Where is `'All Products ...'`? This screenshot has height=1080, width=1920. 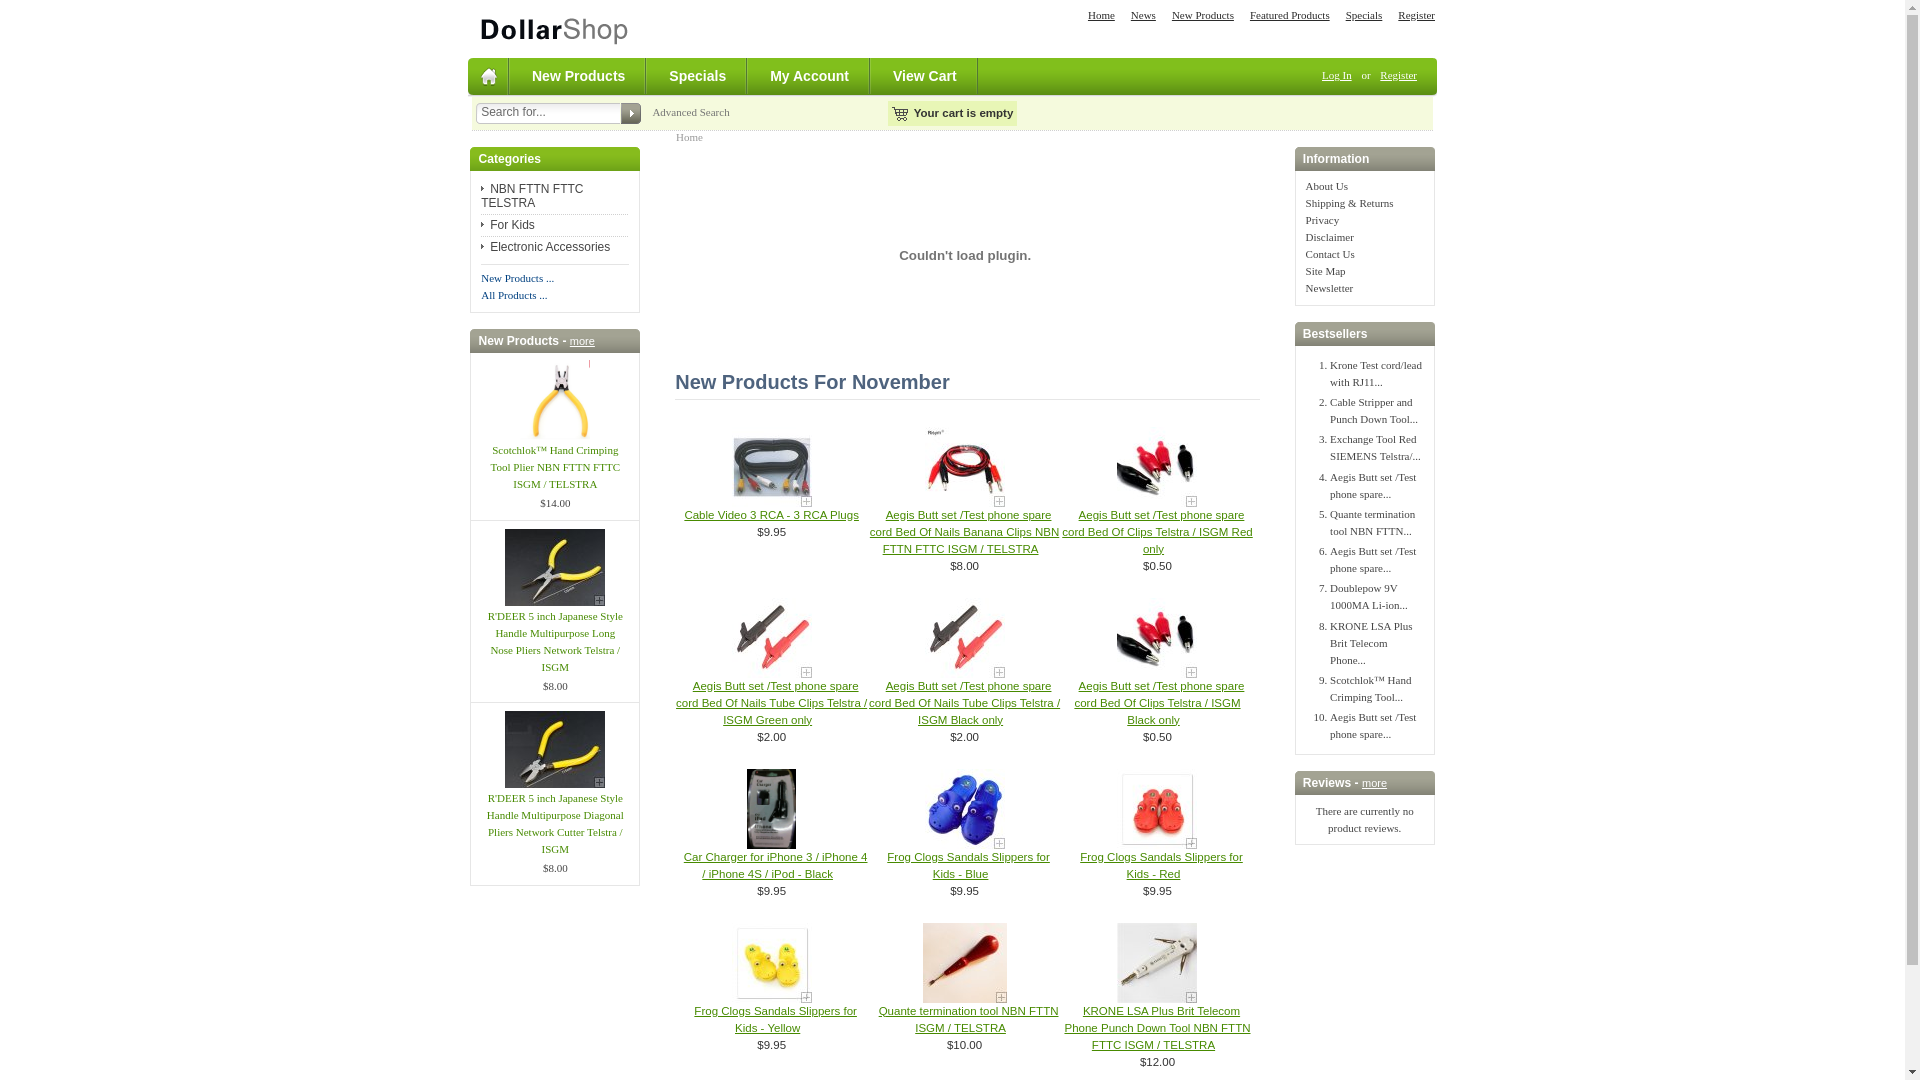
'All Products ...' is located at coordinates (513, 294).